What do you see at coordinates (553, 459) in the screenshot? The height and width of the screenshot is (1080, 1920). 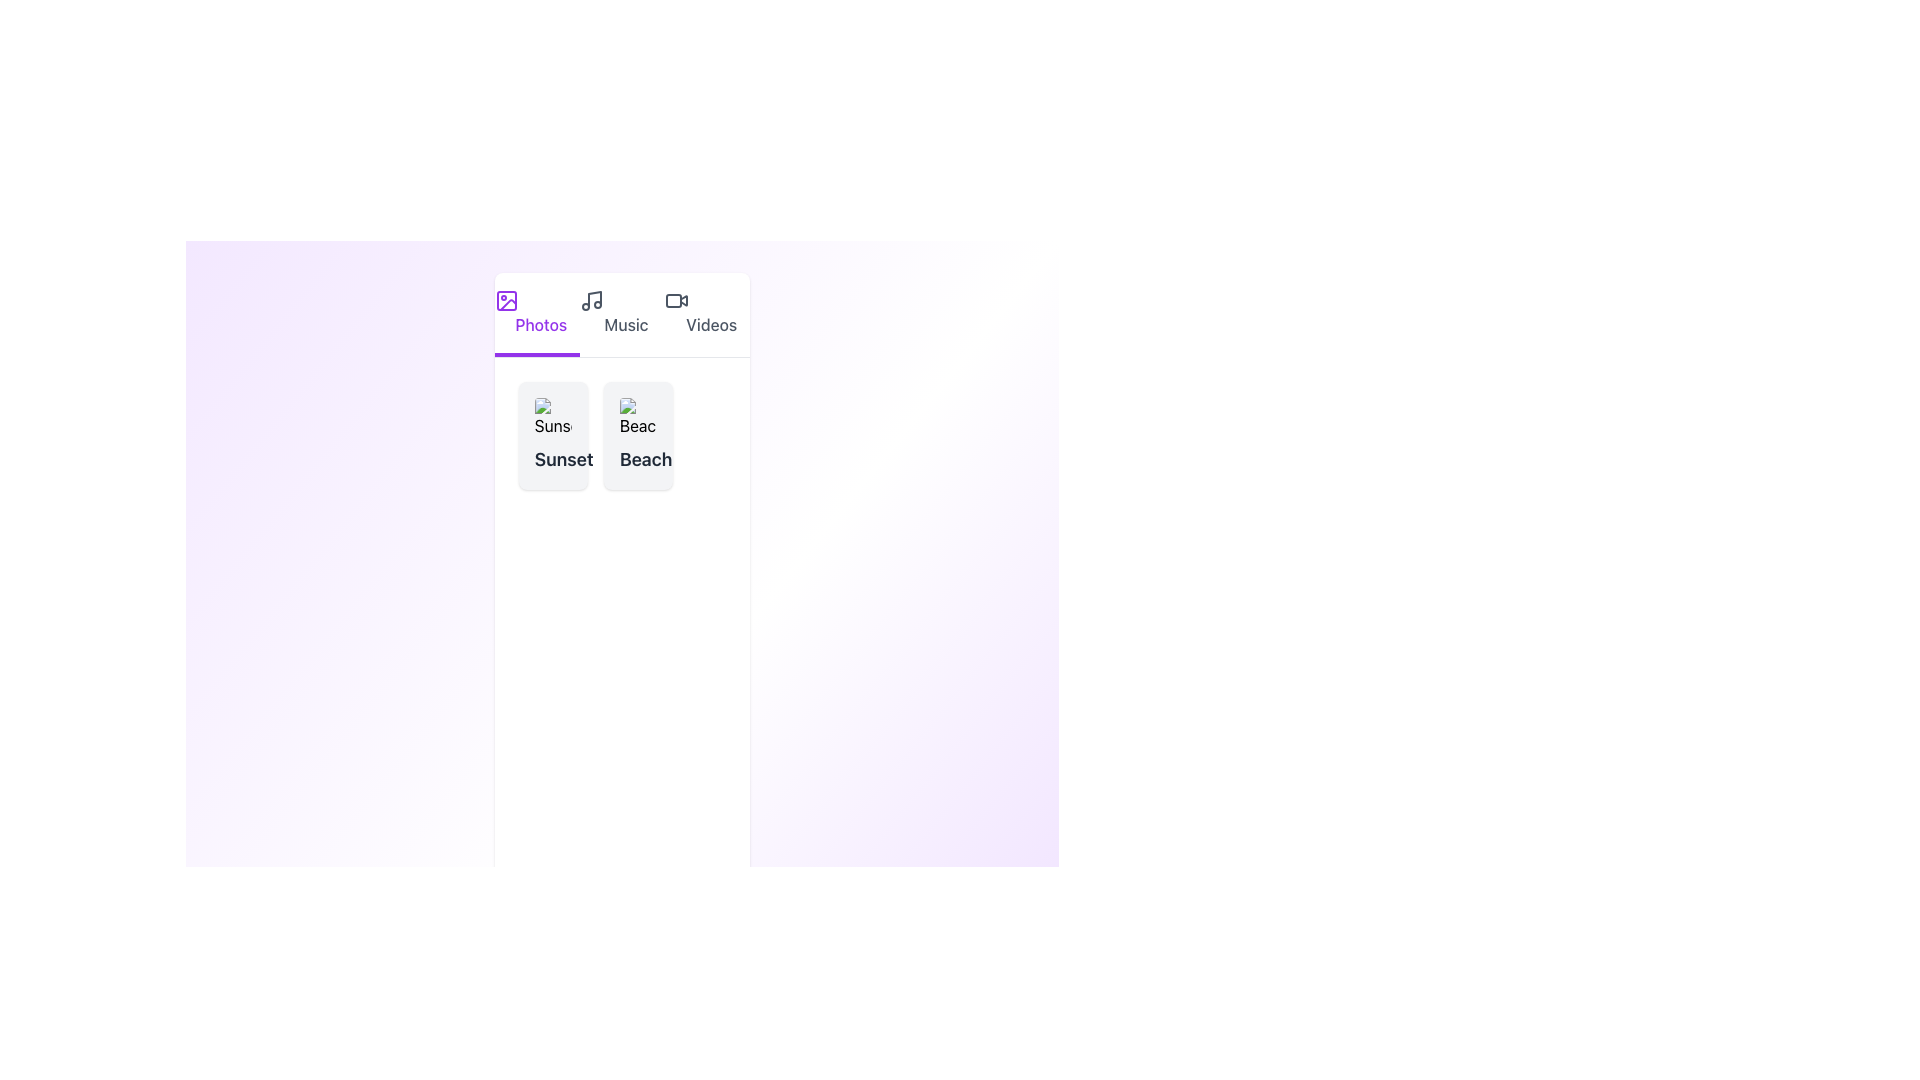 I see `text label located in the leftmost card of the gallery interface, which provides a title or description for the associated image above it` at bounding box center [553, 459].